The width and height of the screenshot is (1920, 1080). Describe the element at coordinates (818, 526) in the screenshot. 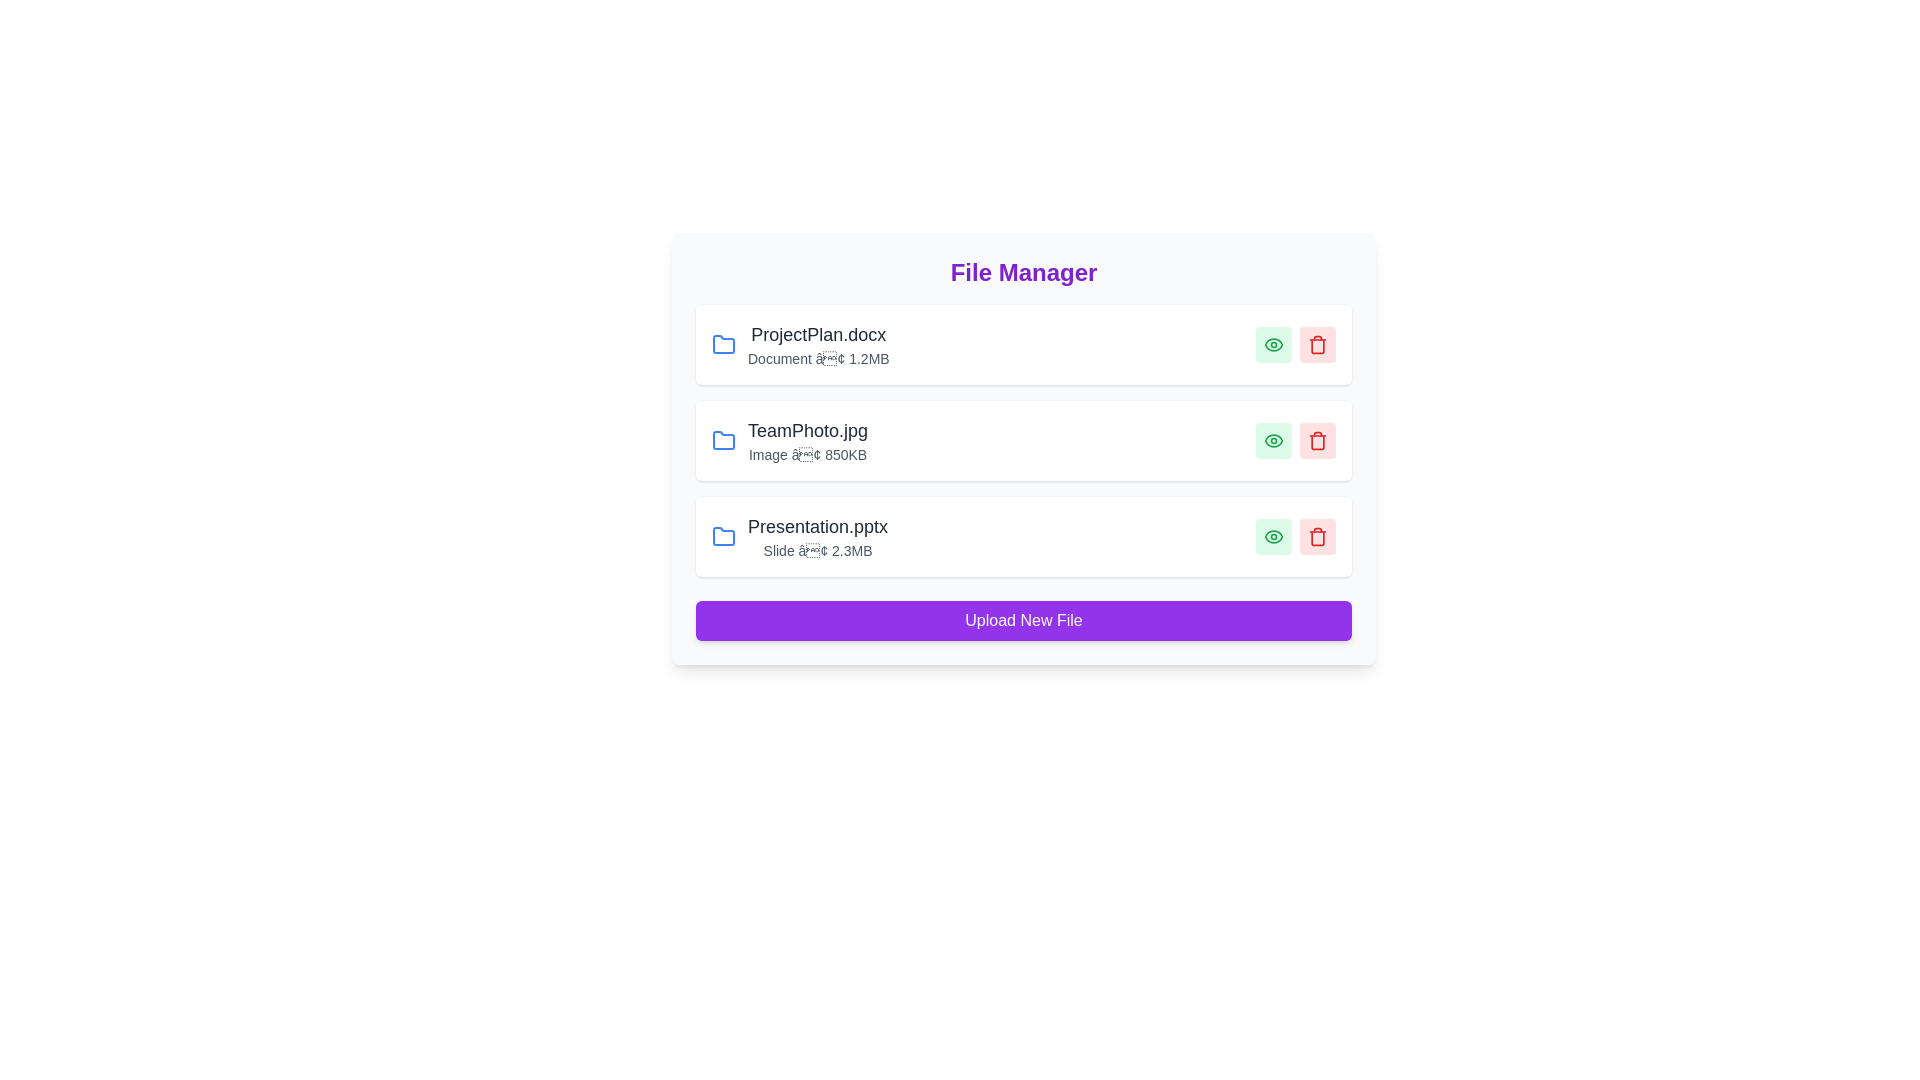

I see `the file name Presentation.pptx to edit or rename it` at that location.